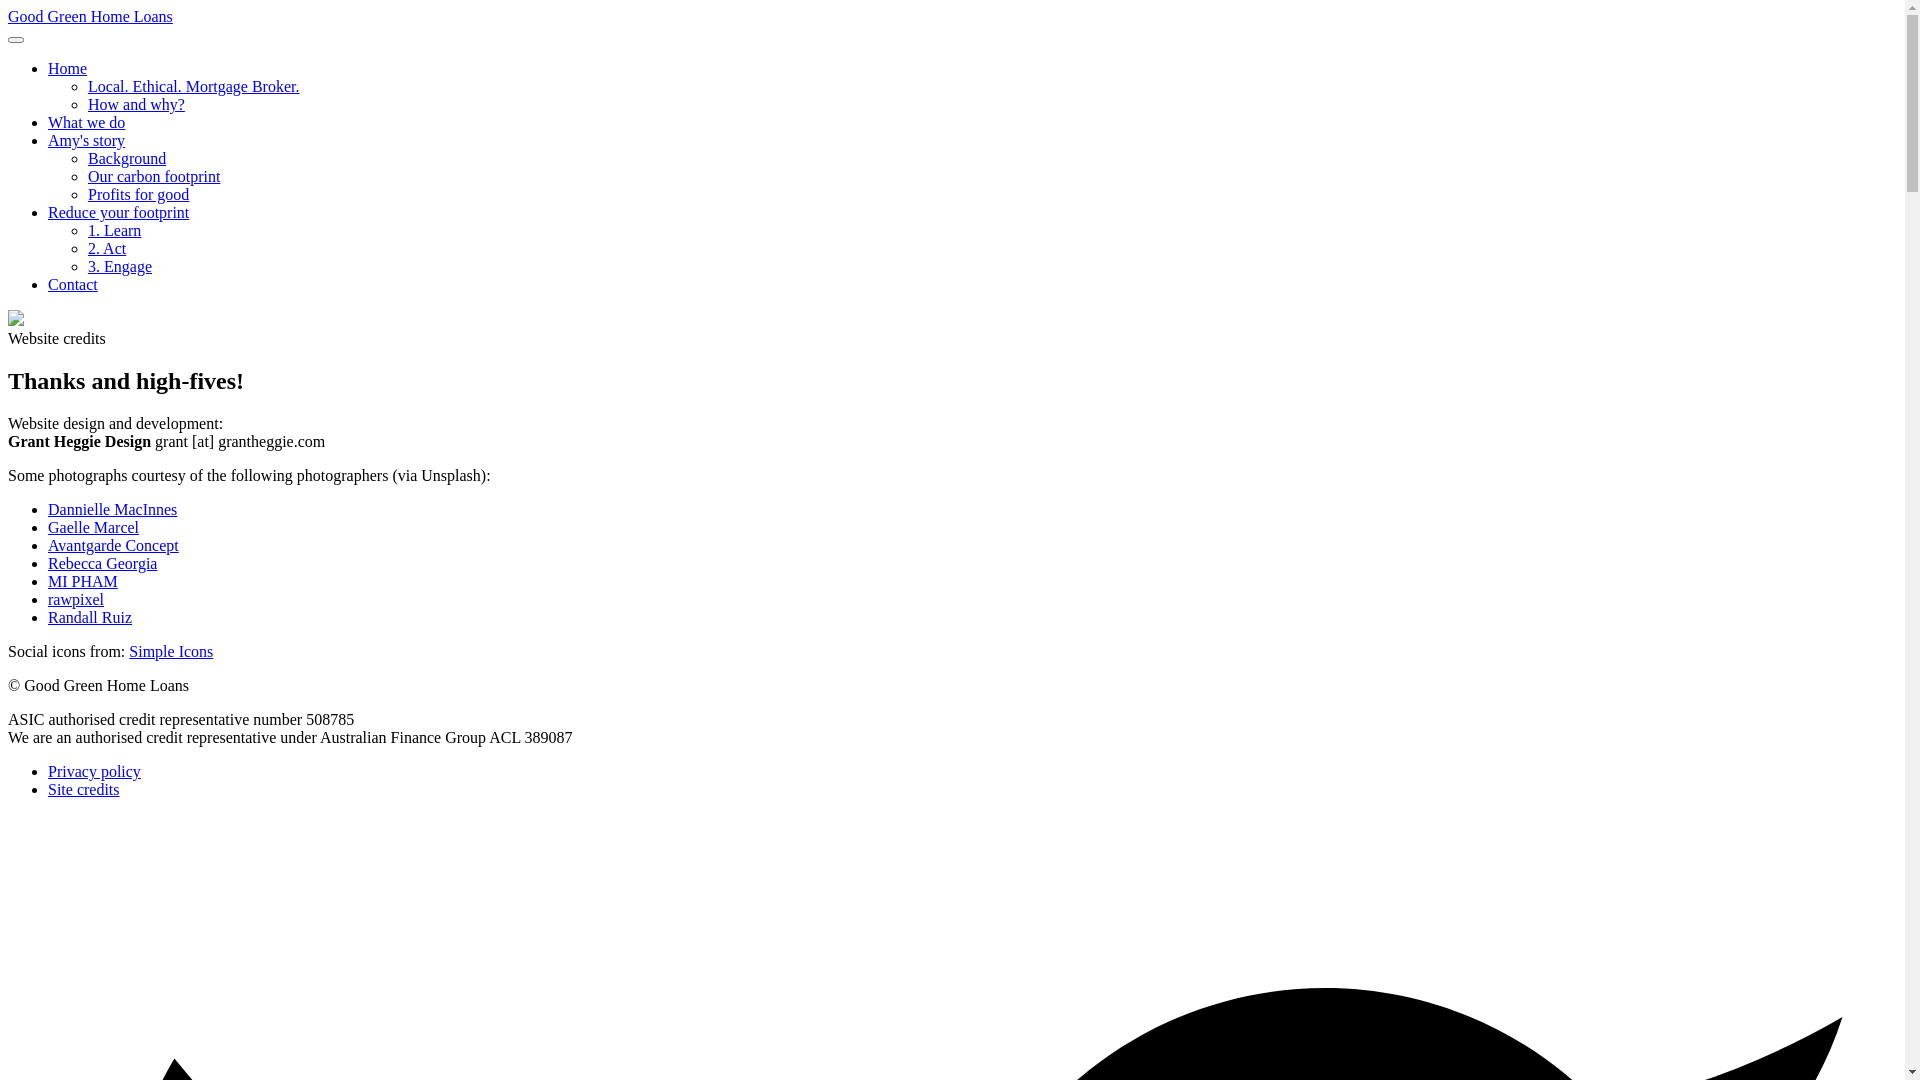  Describe the element at coordinates (86, 85) in the screenshot. I see `'Local. Ethical. Mortgage Broker.'` at that location.